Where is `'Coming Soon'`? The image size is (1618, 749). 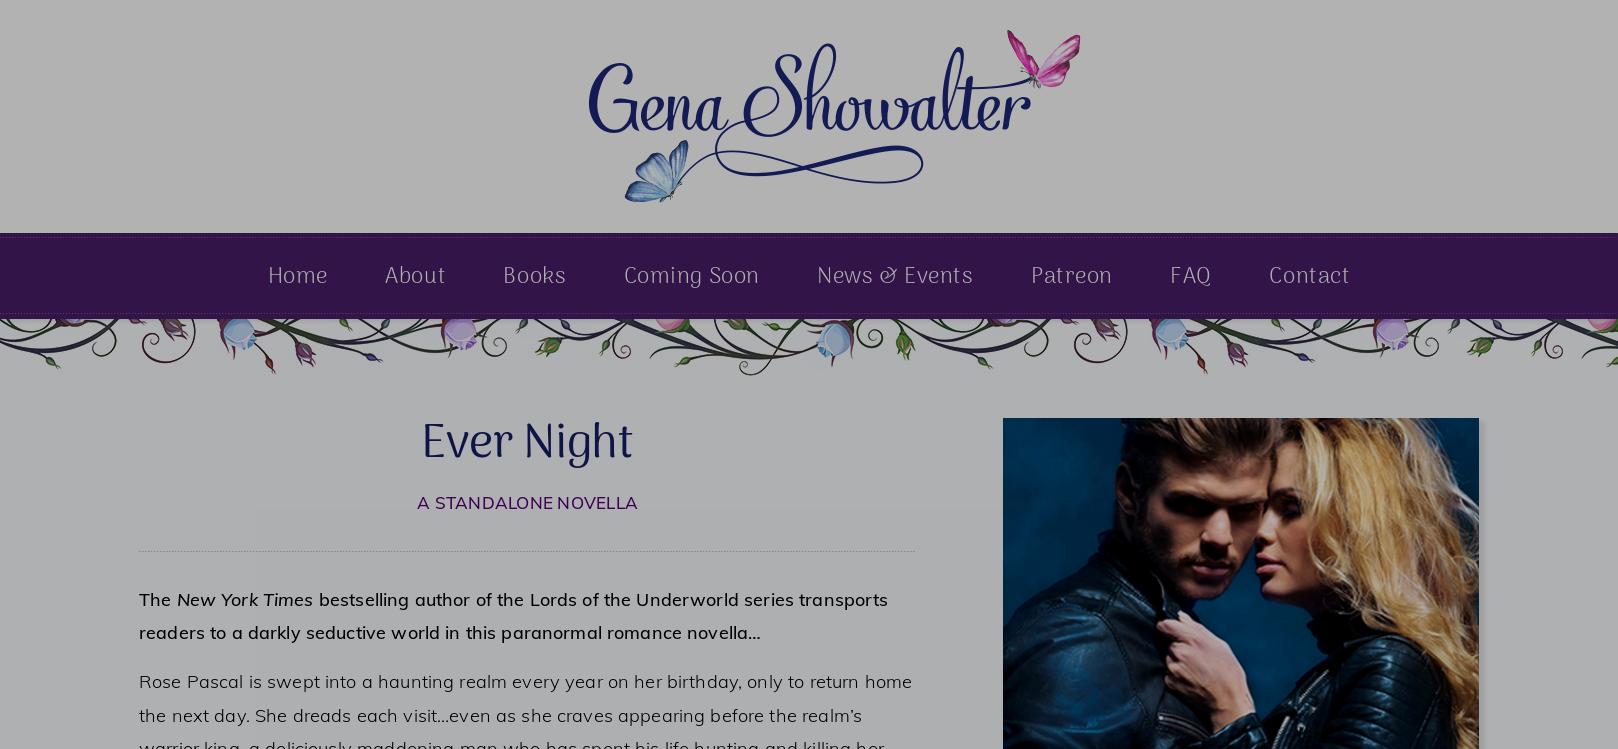 'Coming Soon' is located at coordinates (690, 276).